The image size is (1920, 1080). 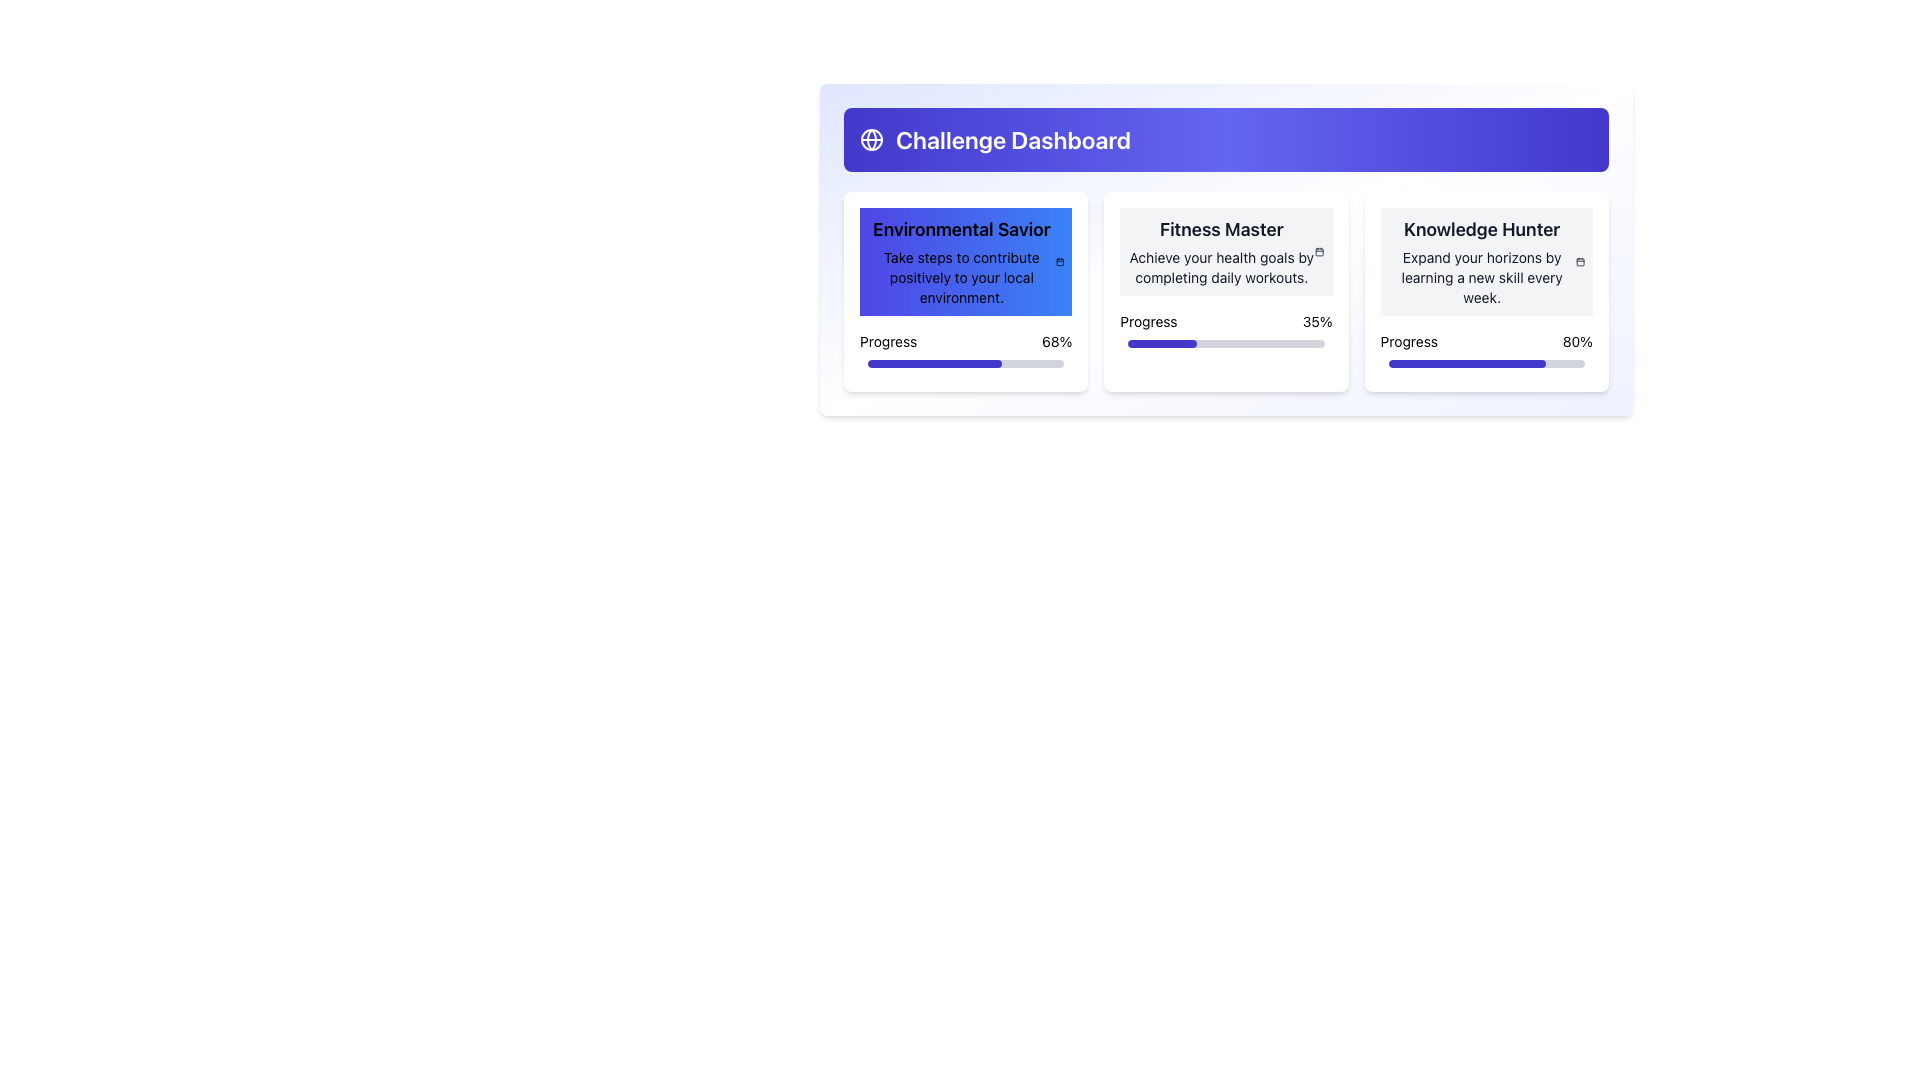 What do you see at coordinates (1319, 250) in the screenshot?
I see `the calendar icon located at the top-right corner inside the 'Fitness Master' card` at bounding box center [1319, 250].